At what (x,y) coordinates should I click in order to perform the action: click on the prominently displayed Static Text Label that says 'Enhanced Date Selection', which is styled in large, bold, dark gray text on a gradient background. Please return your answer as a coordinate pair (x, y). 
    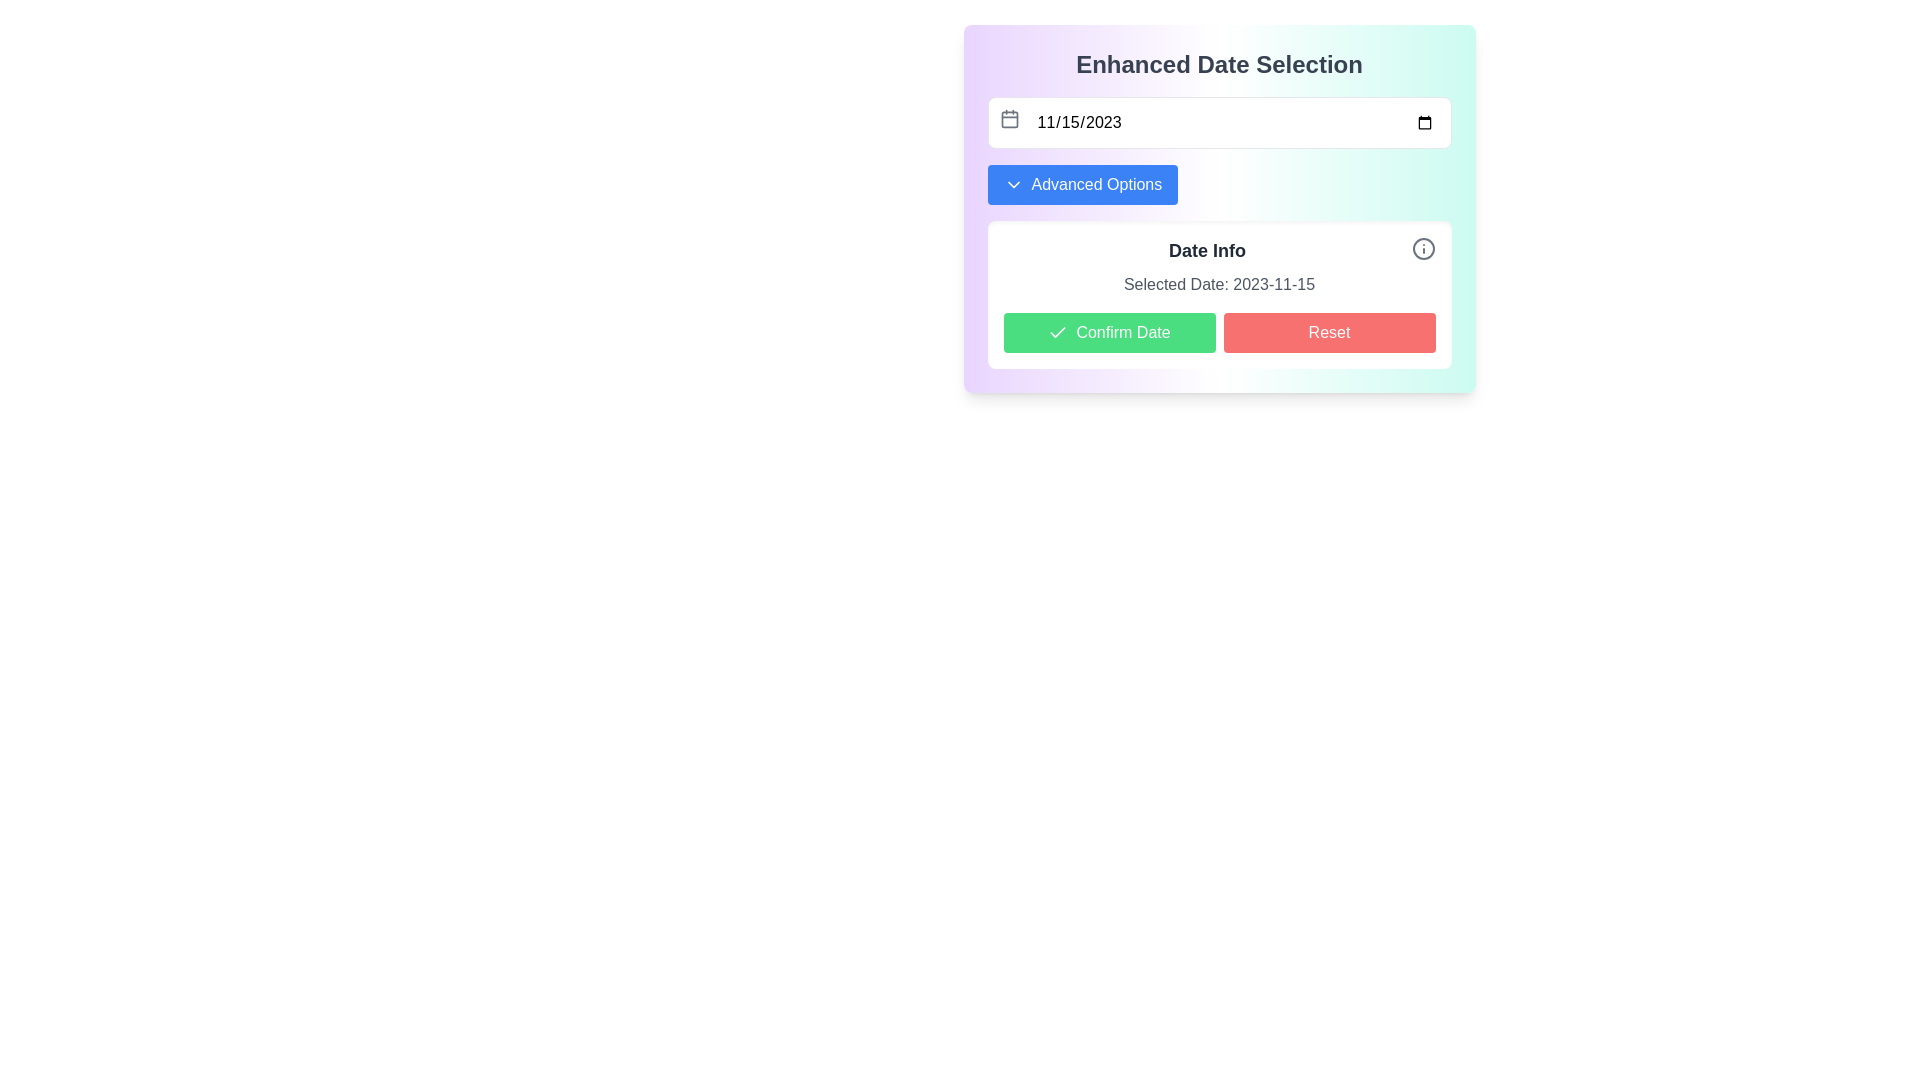
    Looking at the image, I should click on (1218, 64).